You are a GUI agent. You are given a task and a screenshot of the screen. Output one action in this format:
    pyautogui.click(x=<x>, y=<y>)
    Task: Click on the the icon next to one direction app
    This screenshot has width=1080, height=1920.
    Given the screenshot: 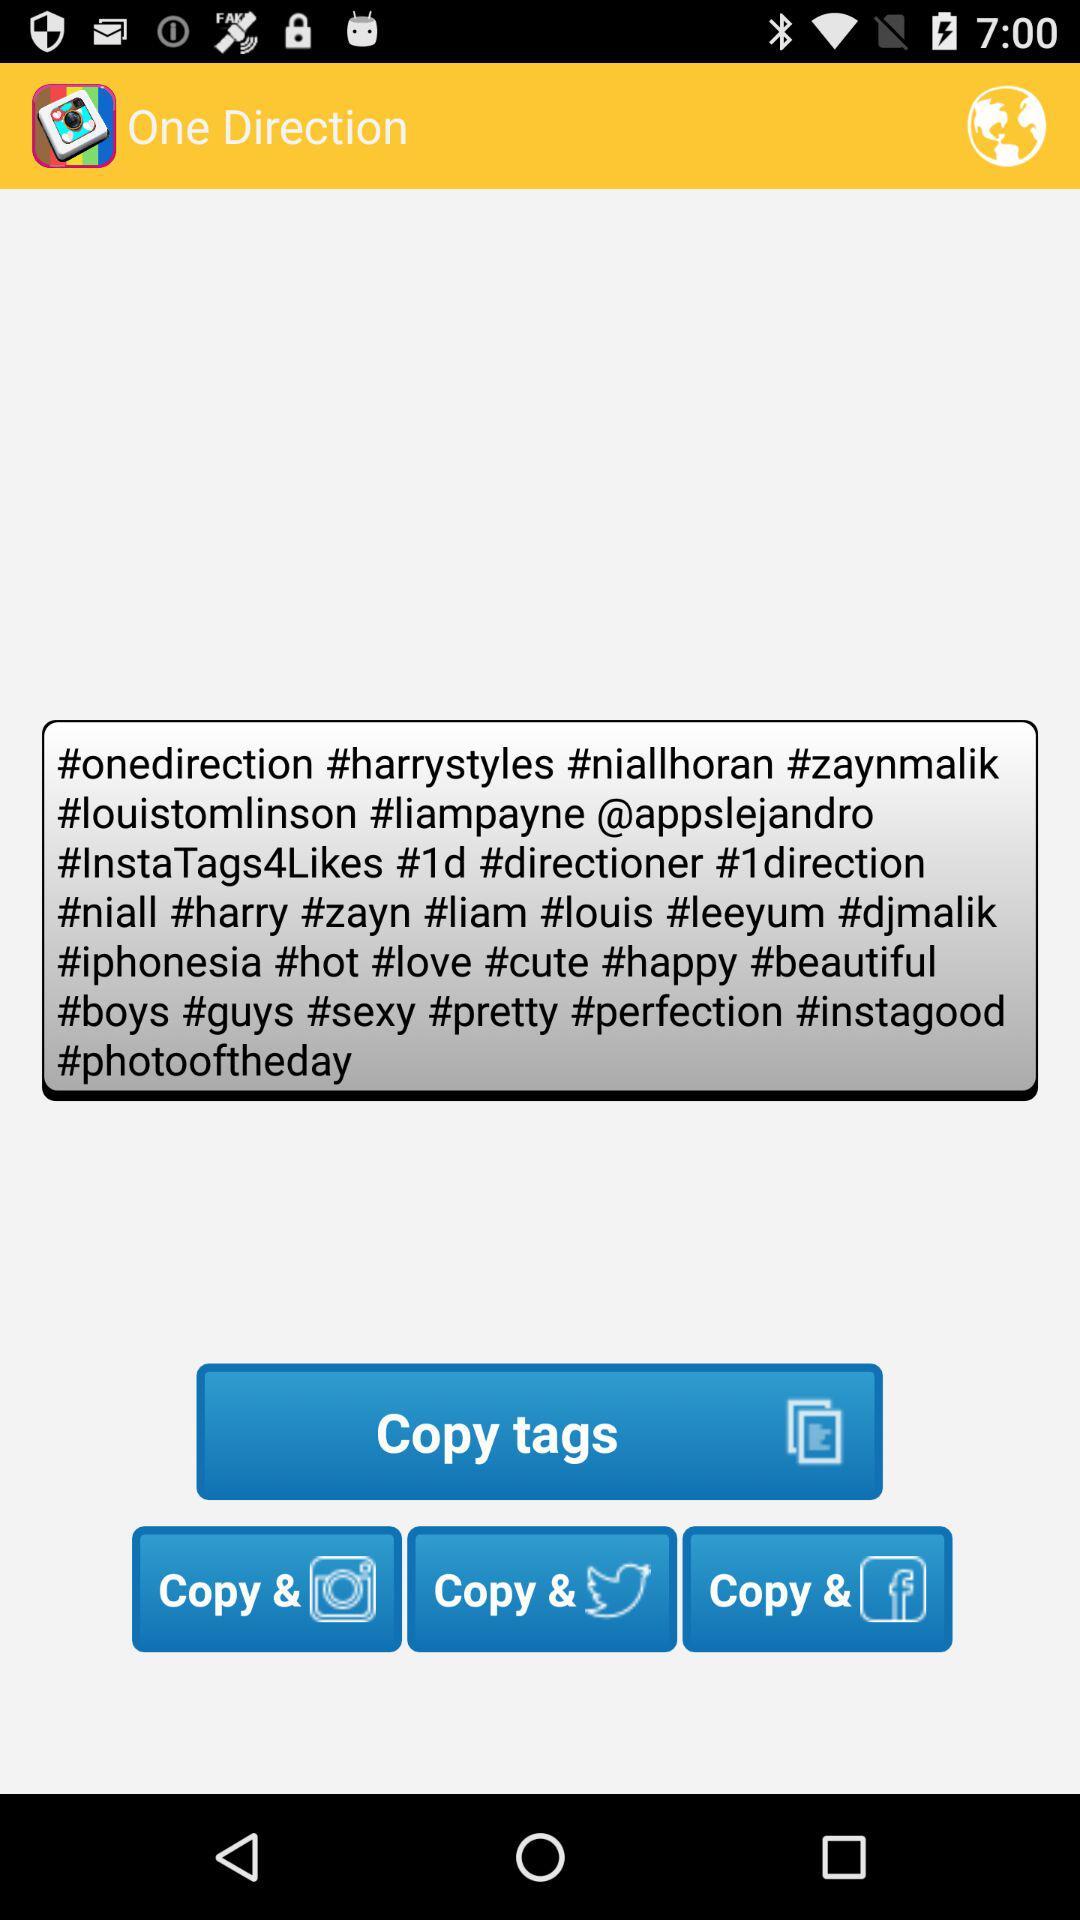 What is the action you would take?
    pyautogui.click(x=1006, y=124)
    